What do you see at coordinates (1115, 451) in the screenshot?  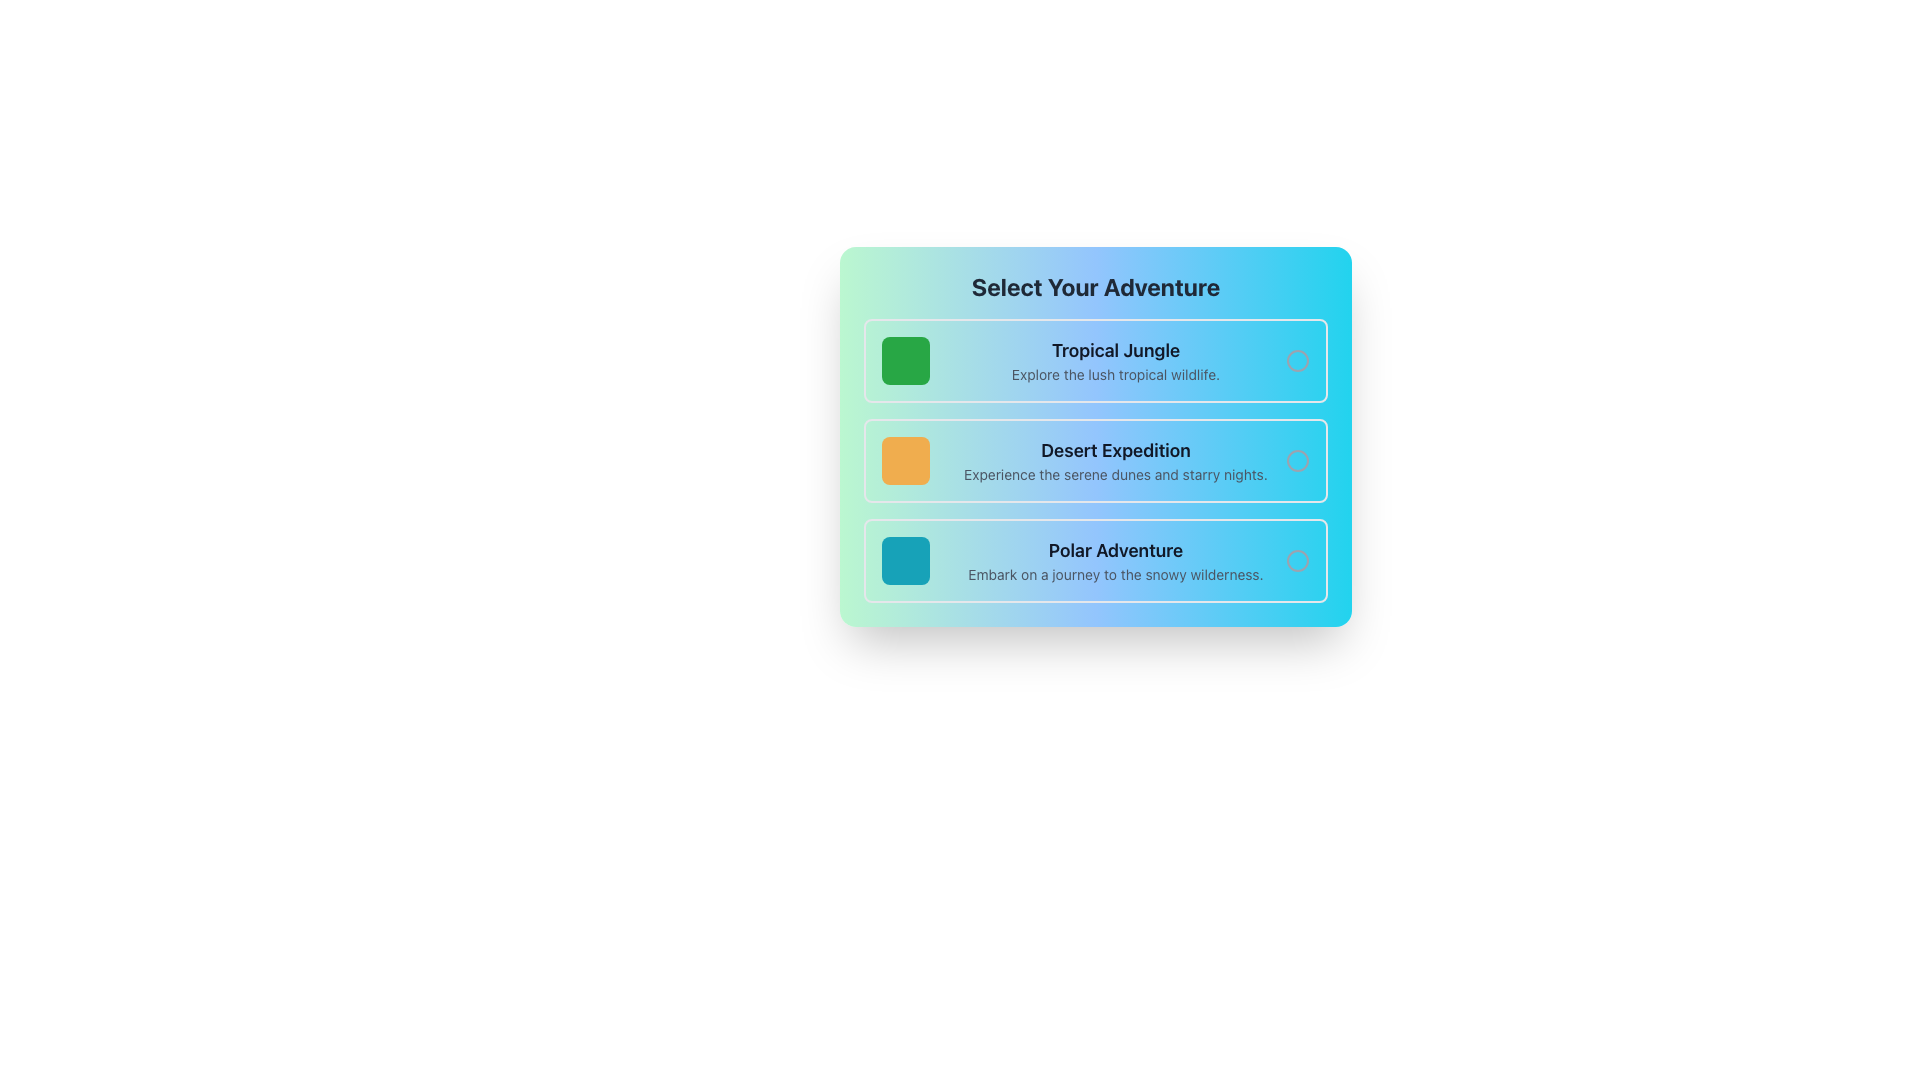 I see `the text label that reads 'Desert Expedition', which is prominently styled in bold dark gray against a light blue background, located above the description in the second choice card` at bounding box center [1115, 451].